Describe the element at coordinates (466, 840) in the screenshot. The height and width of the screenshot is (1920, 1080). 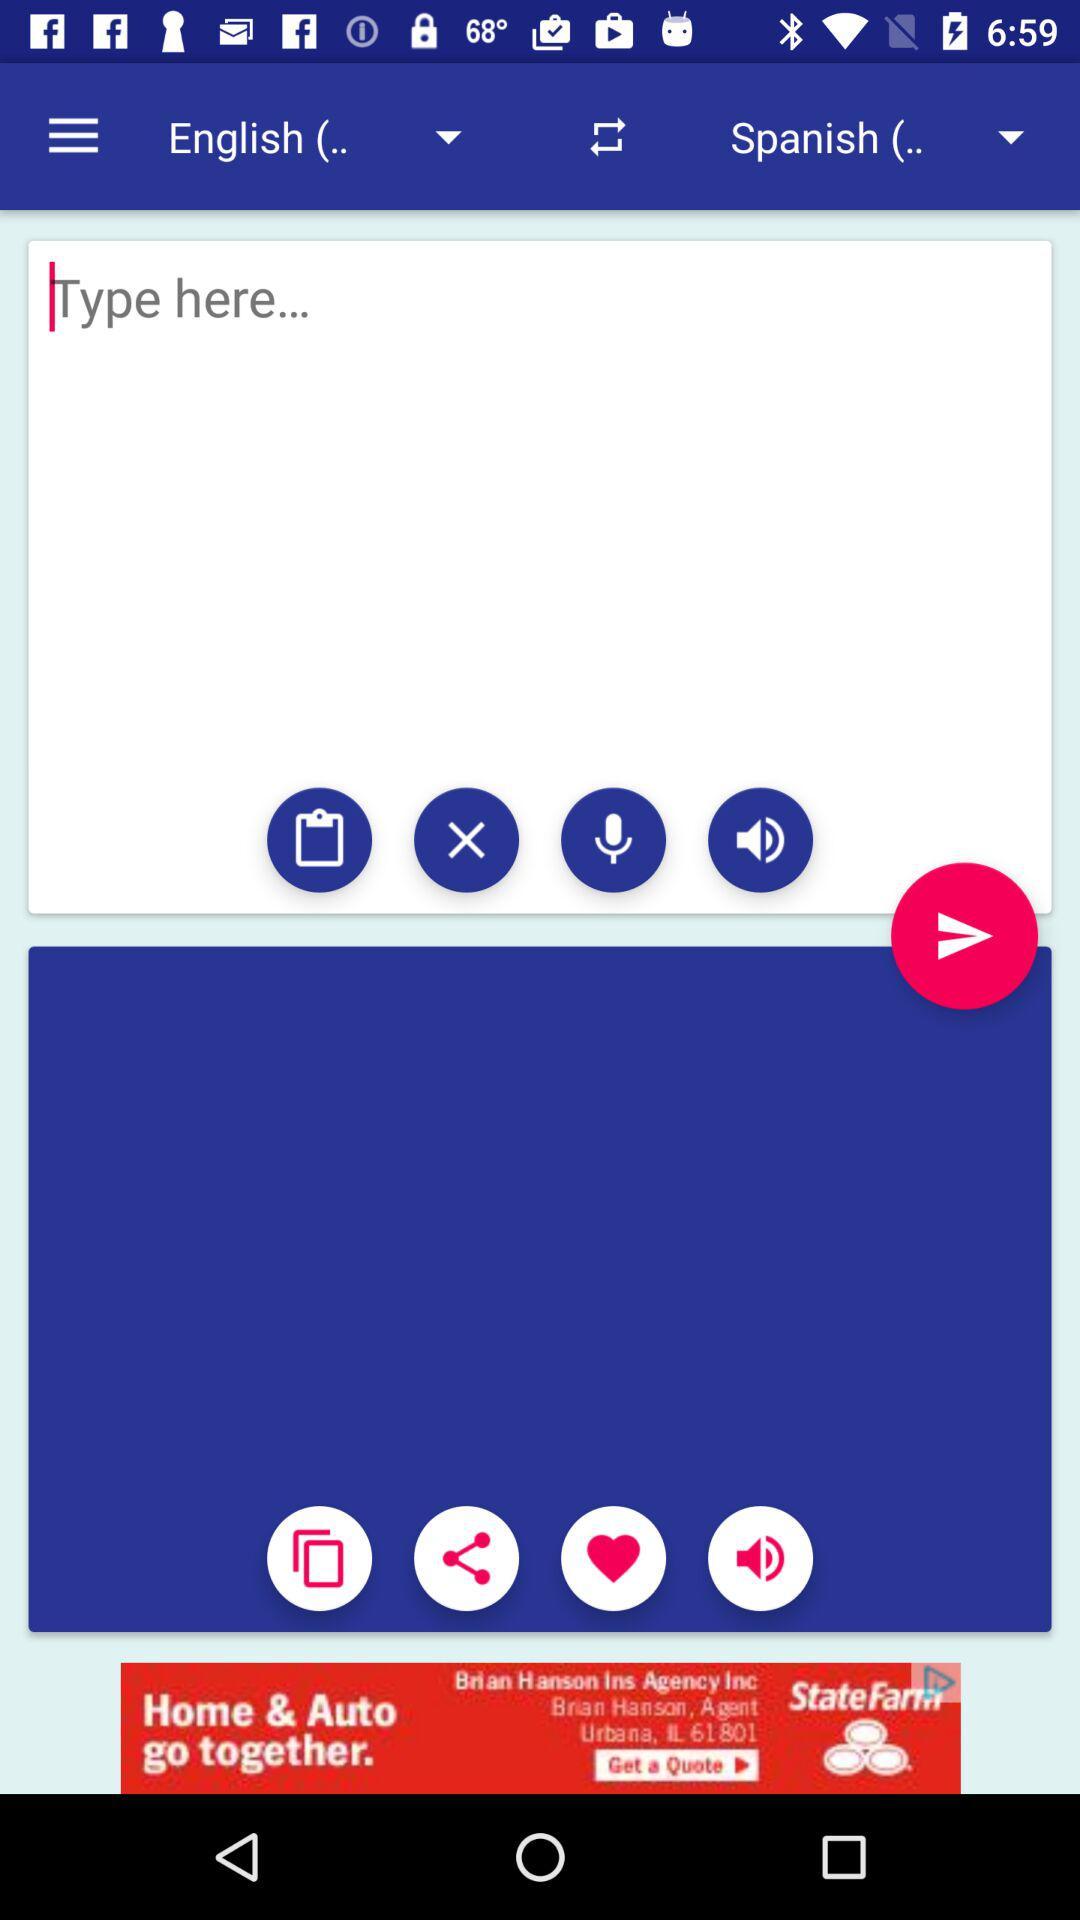
I see `close` at that location.